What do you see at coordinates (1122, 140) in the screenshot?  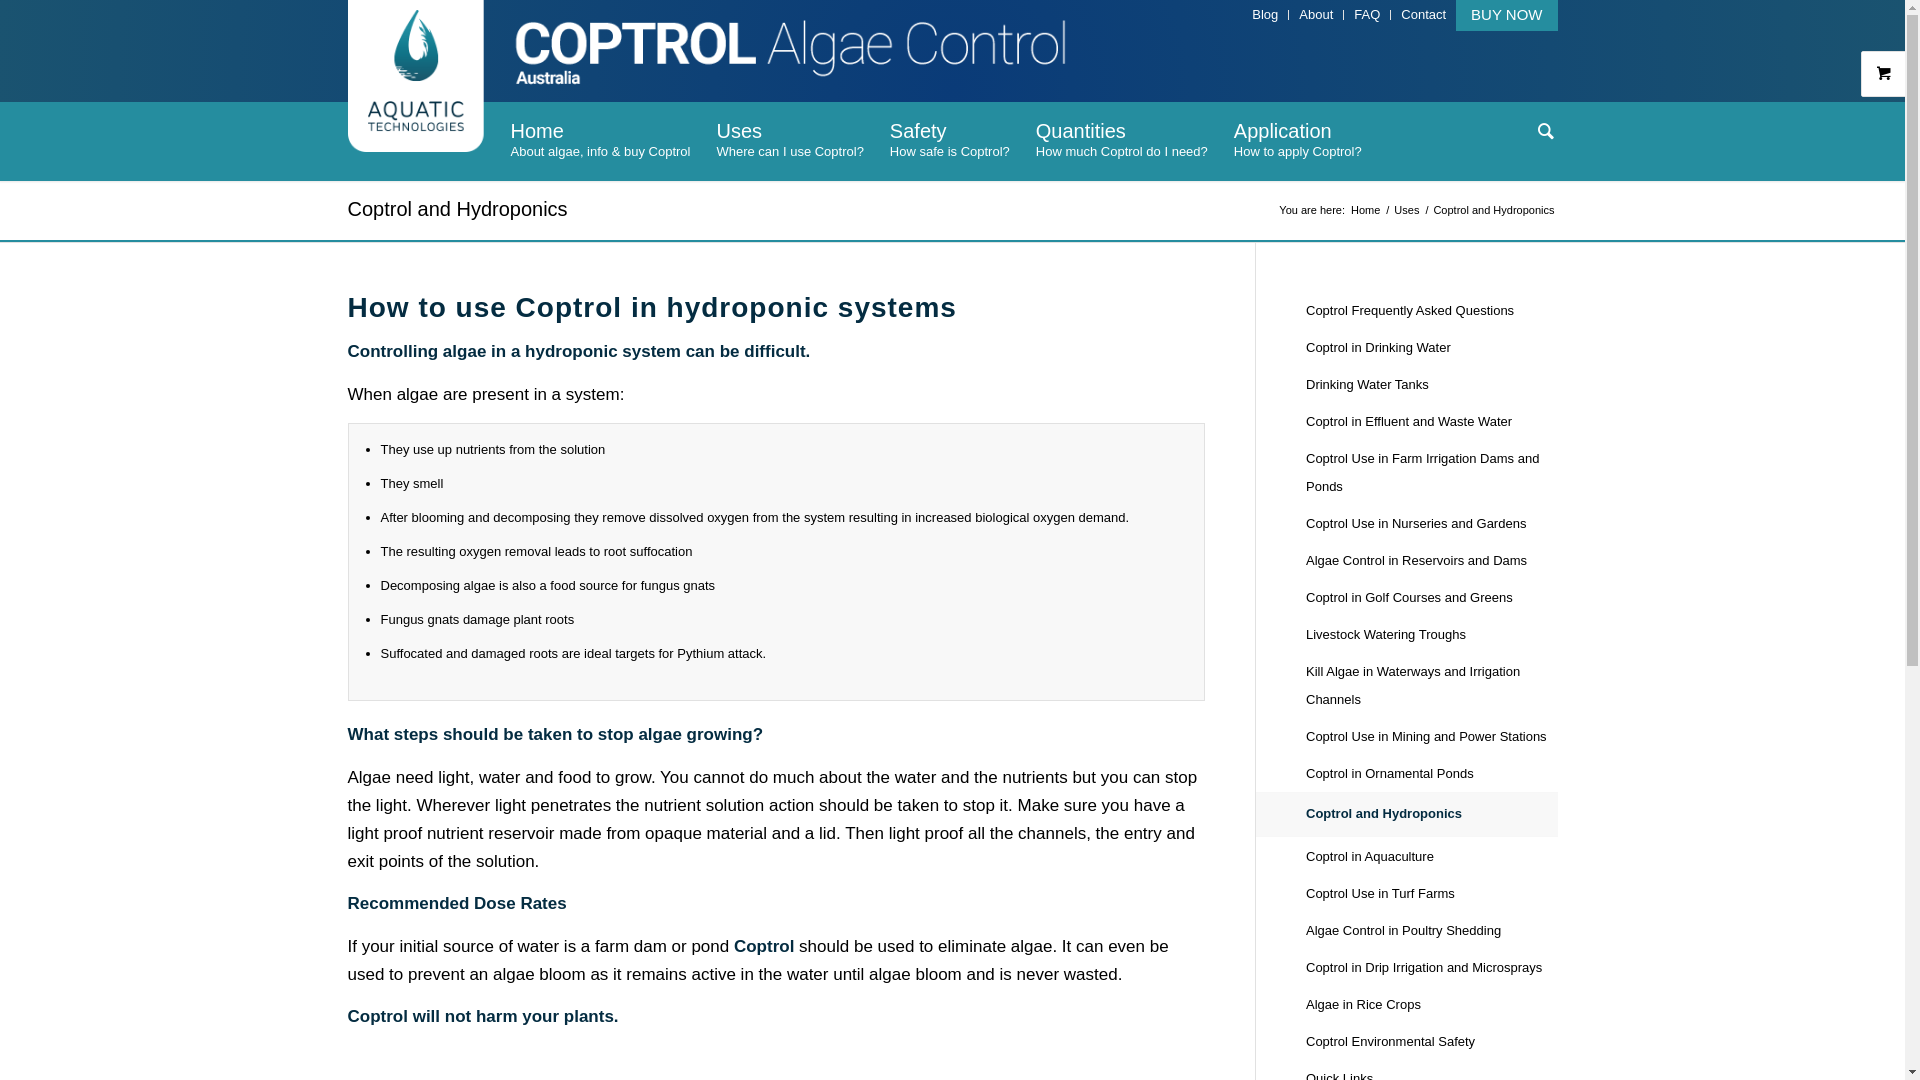 I see `'Quantities'` at bounding box center [1122, 140].